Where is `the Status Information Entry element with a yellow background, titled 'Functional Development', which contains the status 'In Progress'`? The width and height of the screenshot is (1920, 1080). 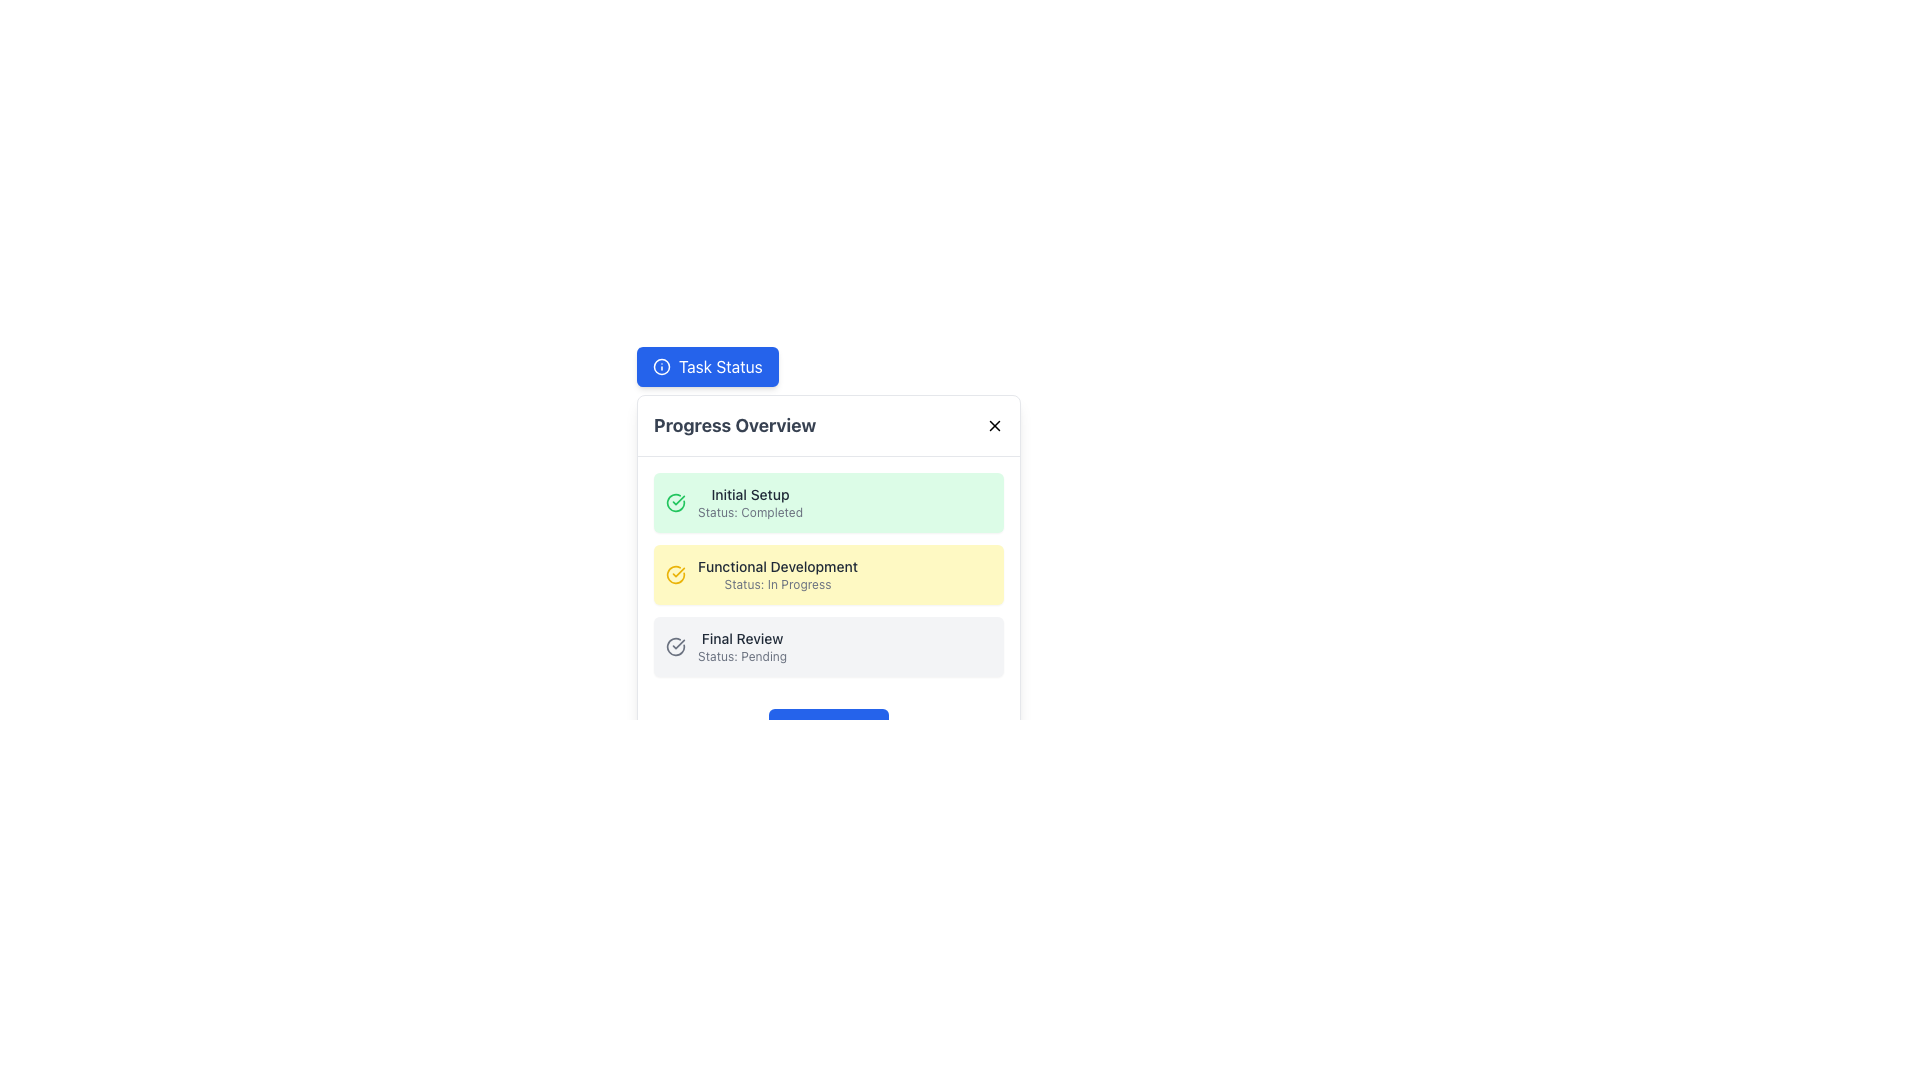
the Status Information Entry element with a yellow background, titled 'Functional Development', which contains the status 'In Progress' is located at coordinates (829, 574).